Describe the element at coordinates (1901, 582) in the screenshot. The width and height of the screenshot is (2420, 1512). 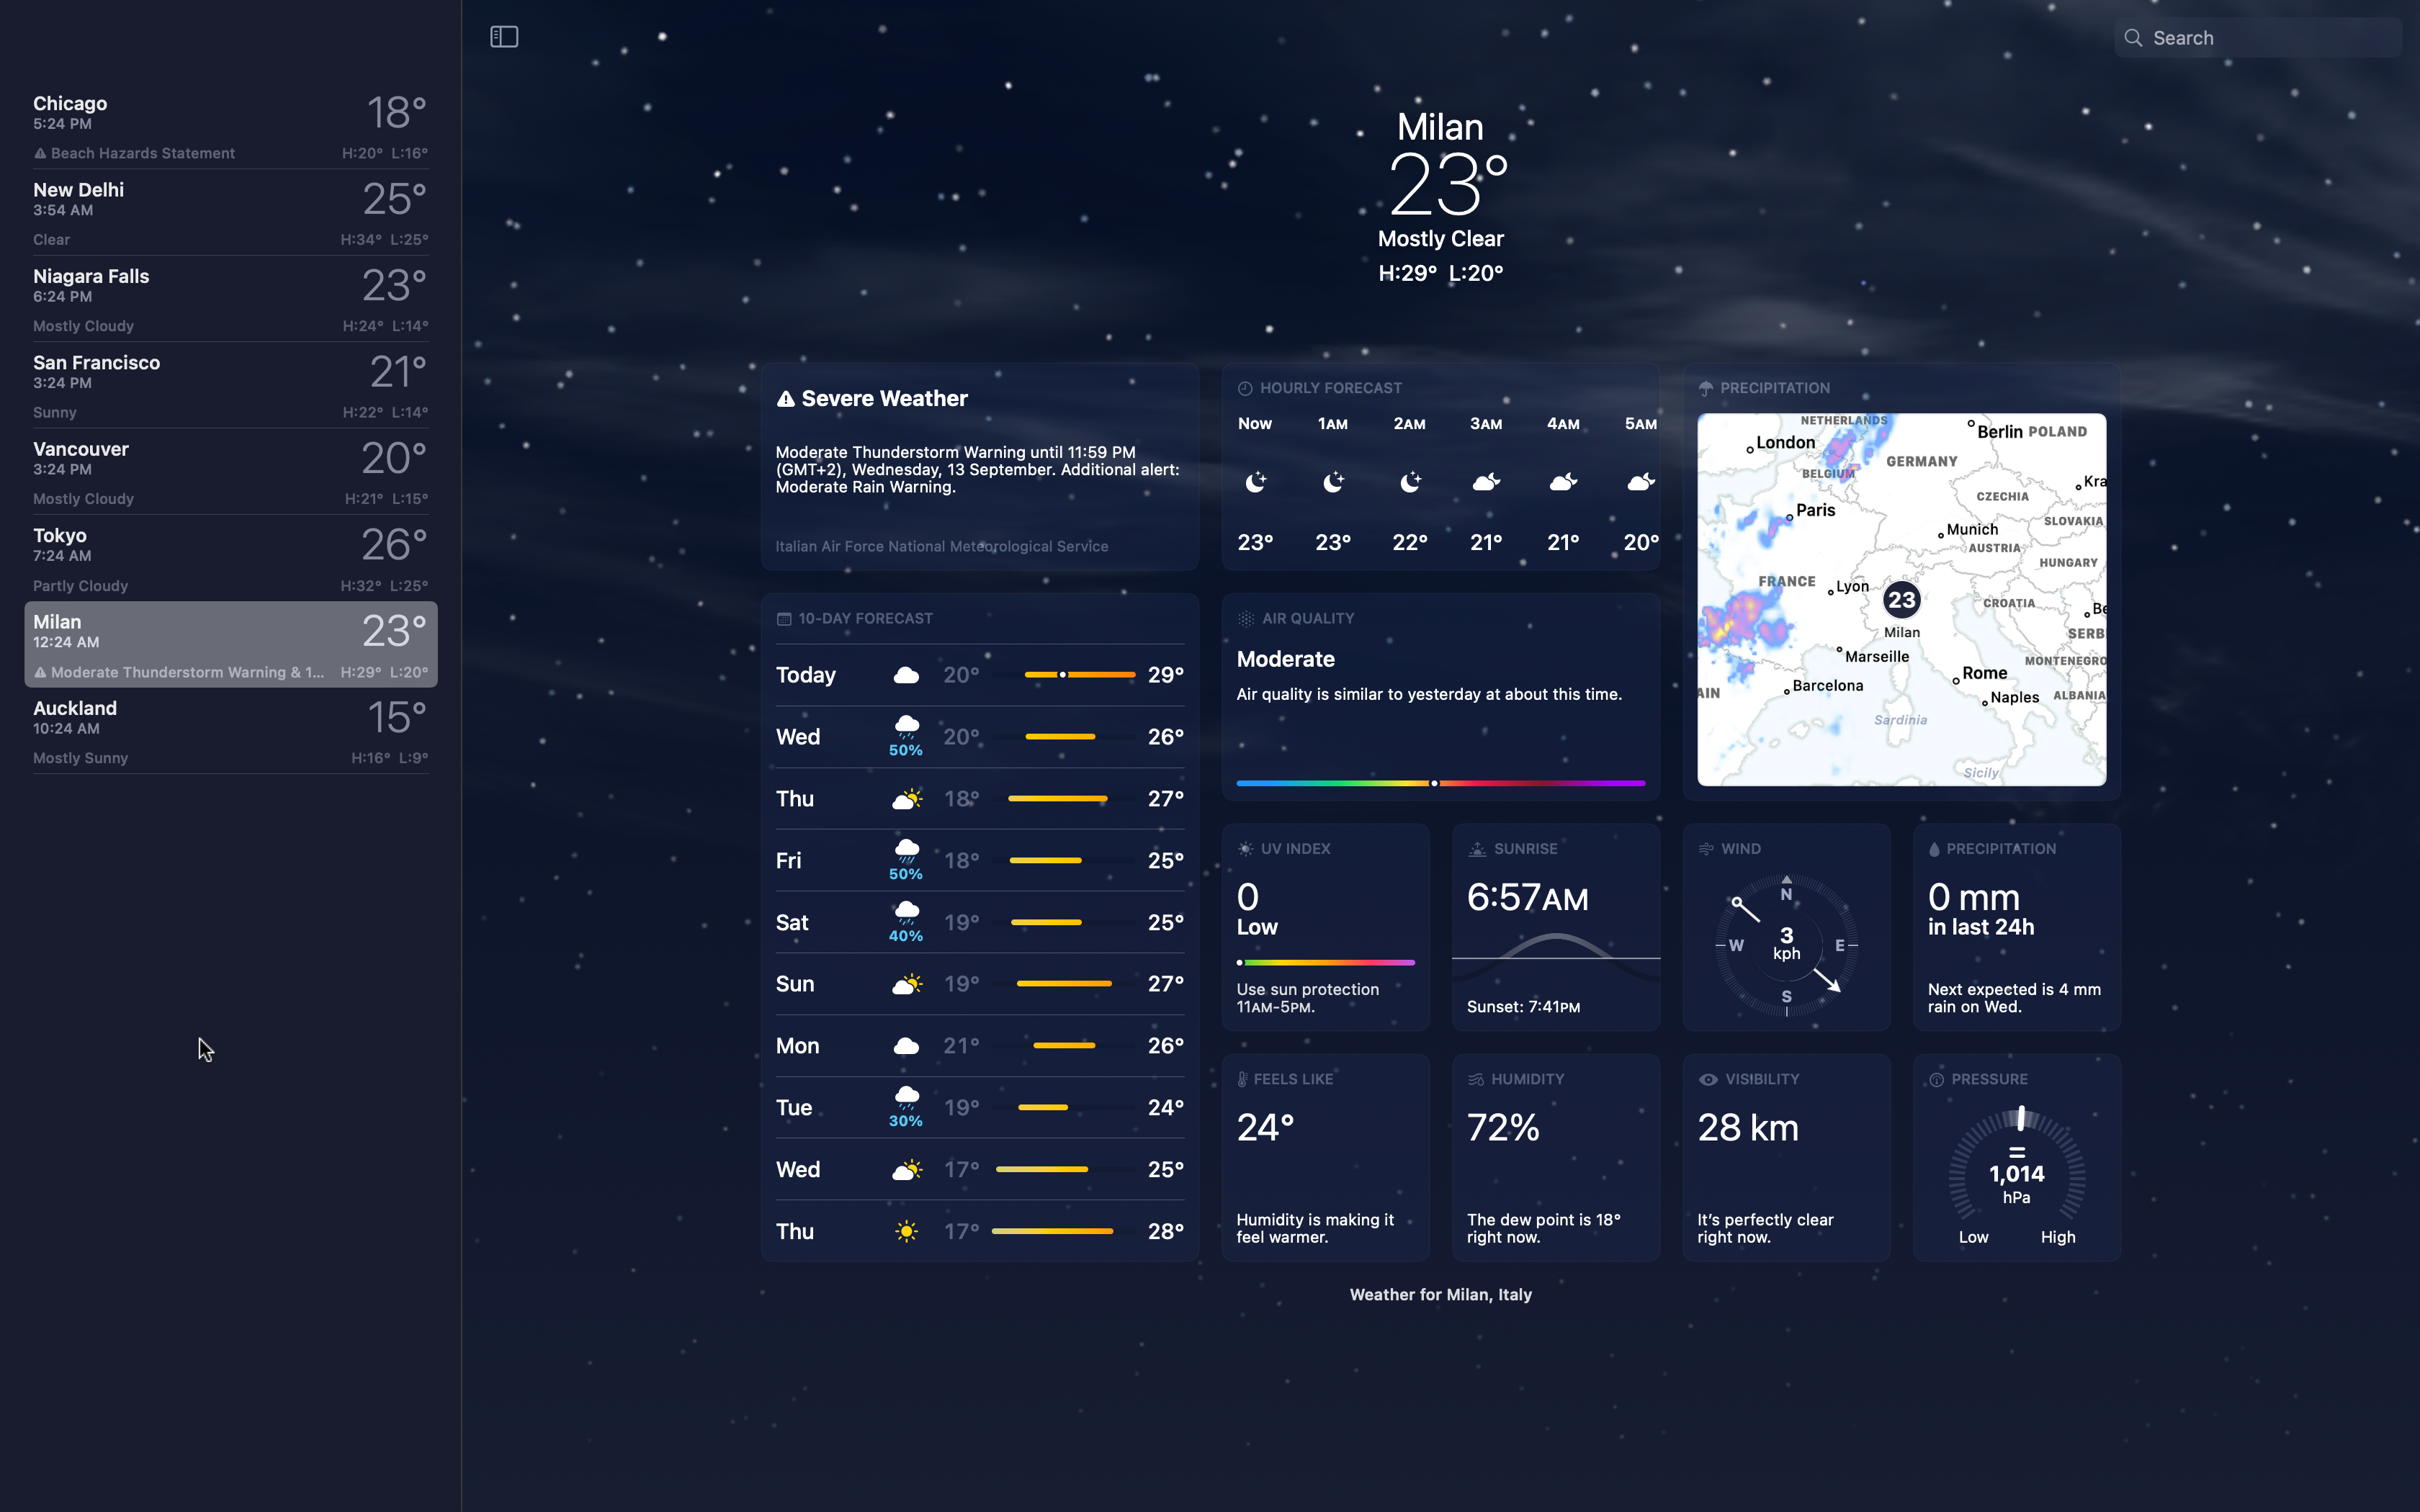
I see `Assess wind situation on map view` at that location.